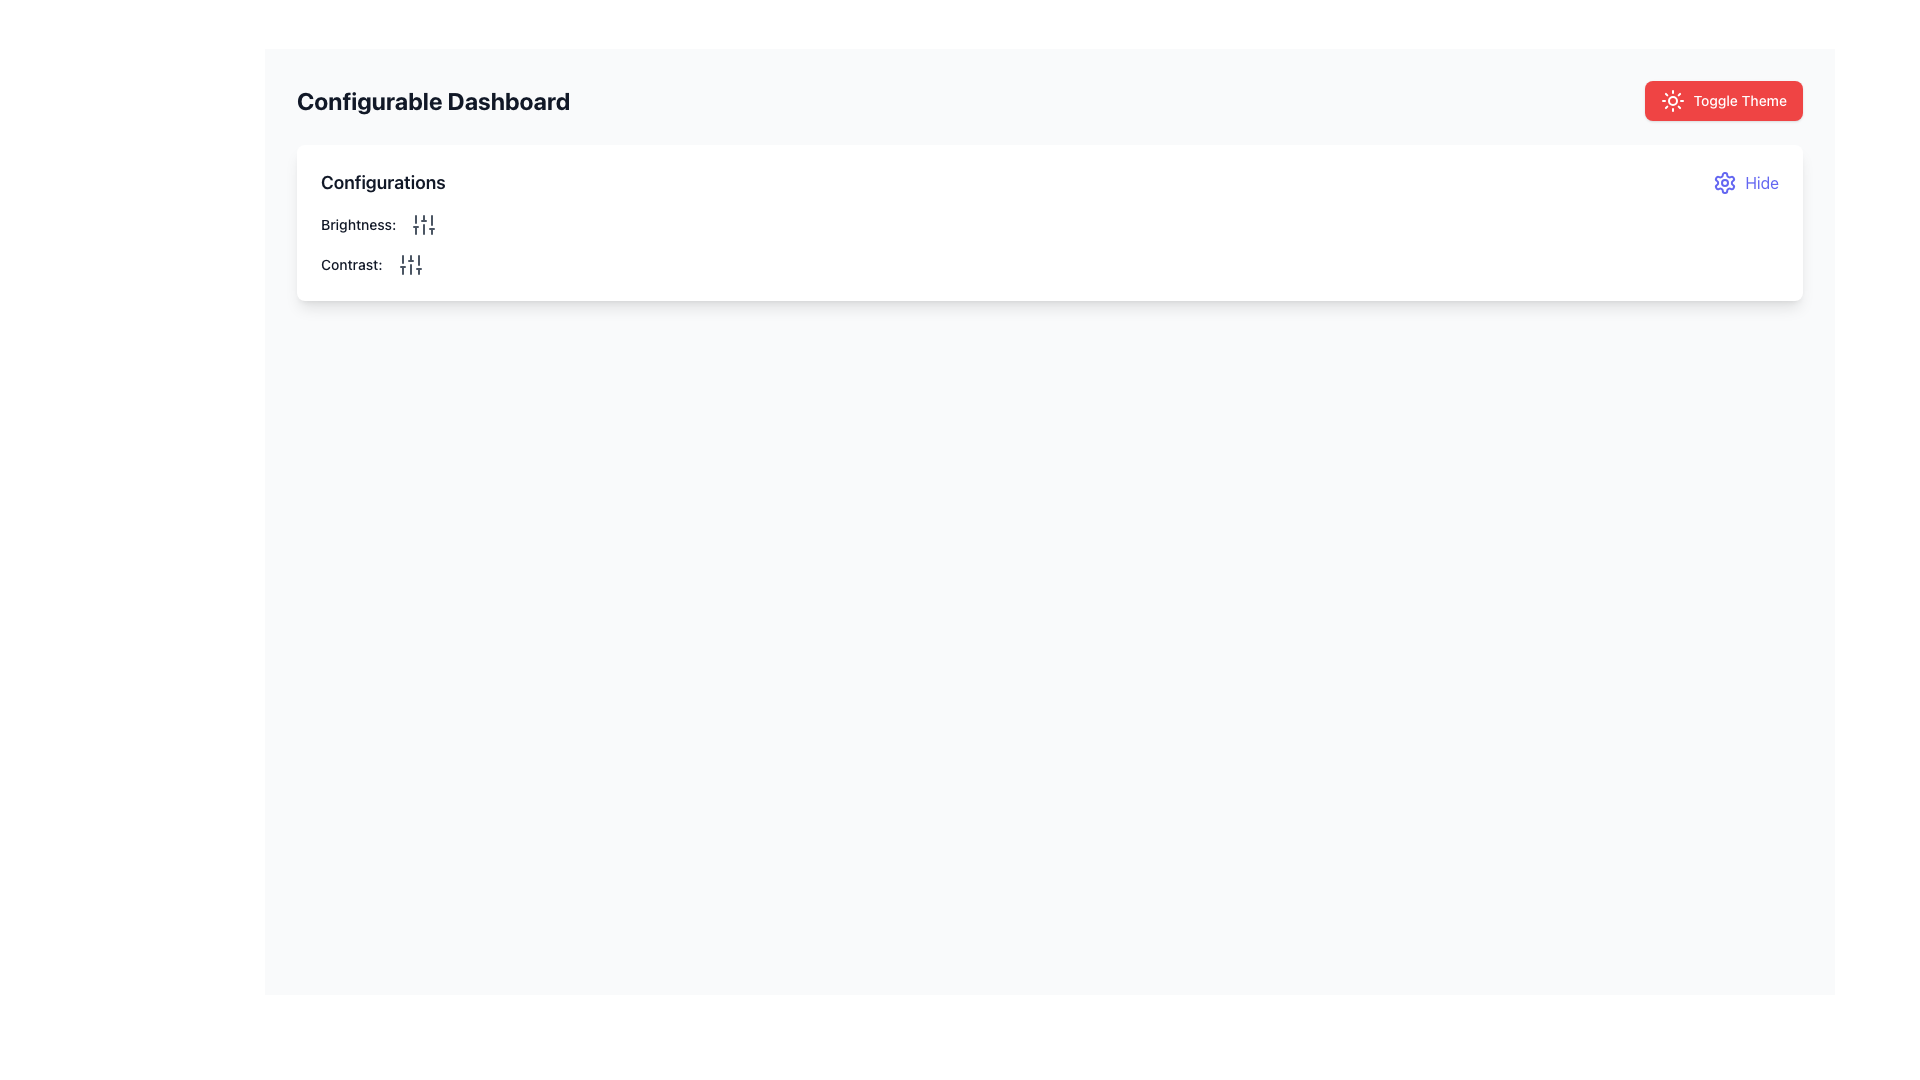  I want to click on the contrast adjustment icon located to the right of the 'Contrast:' label in the 'Configurations' section, so click(409, 264).